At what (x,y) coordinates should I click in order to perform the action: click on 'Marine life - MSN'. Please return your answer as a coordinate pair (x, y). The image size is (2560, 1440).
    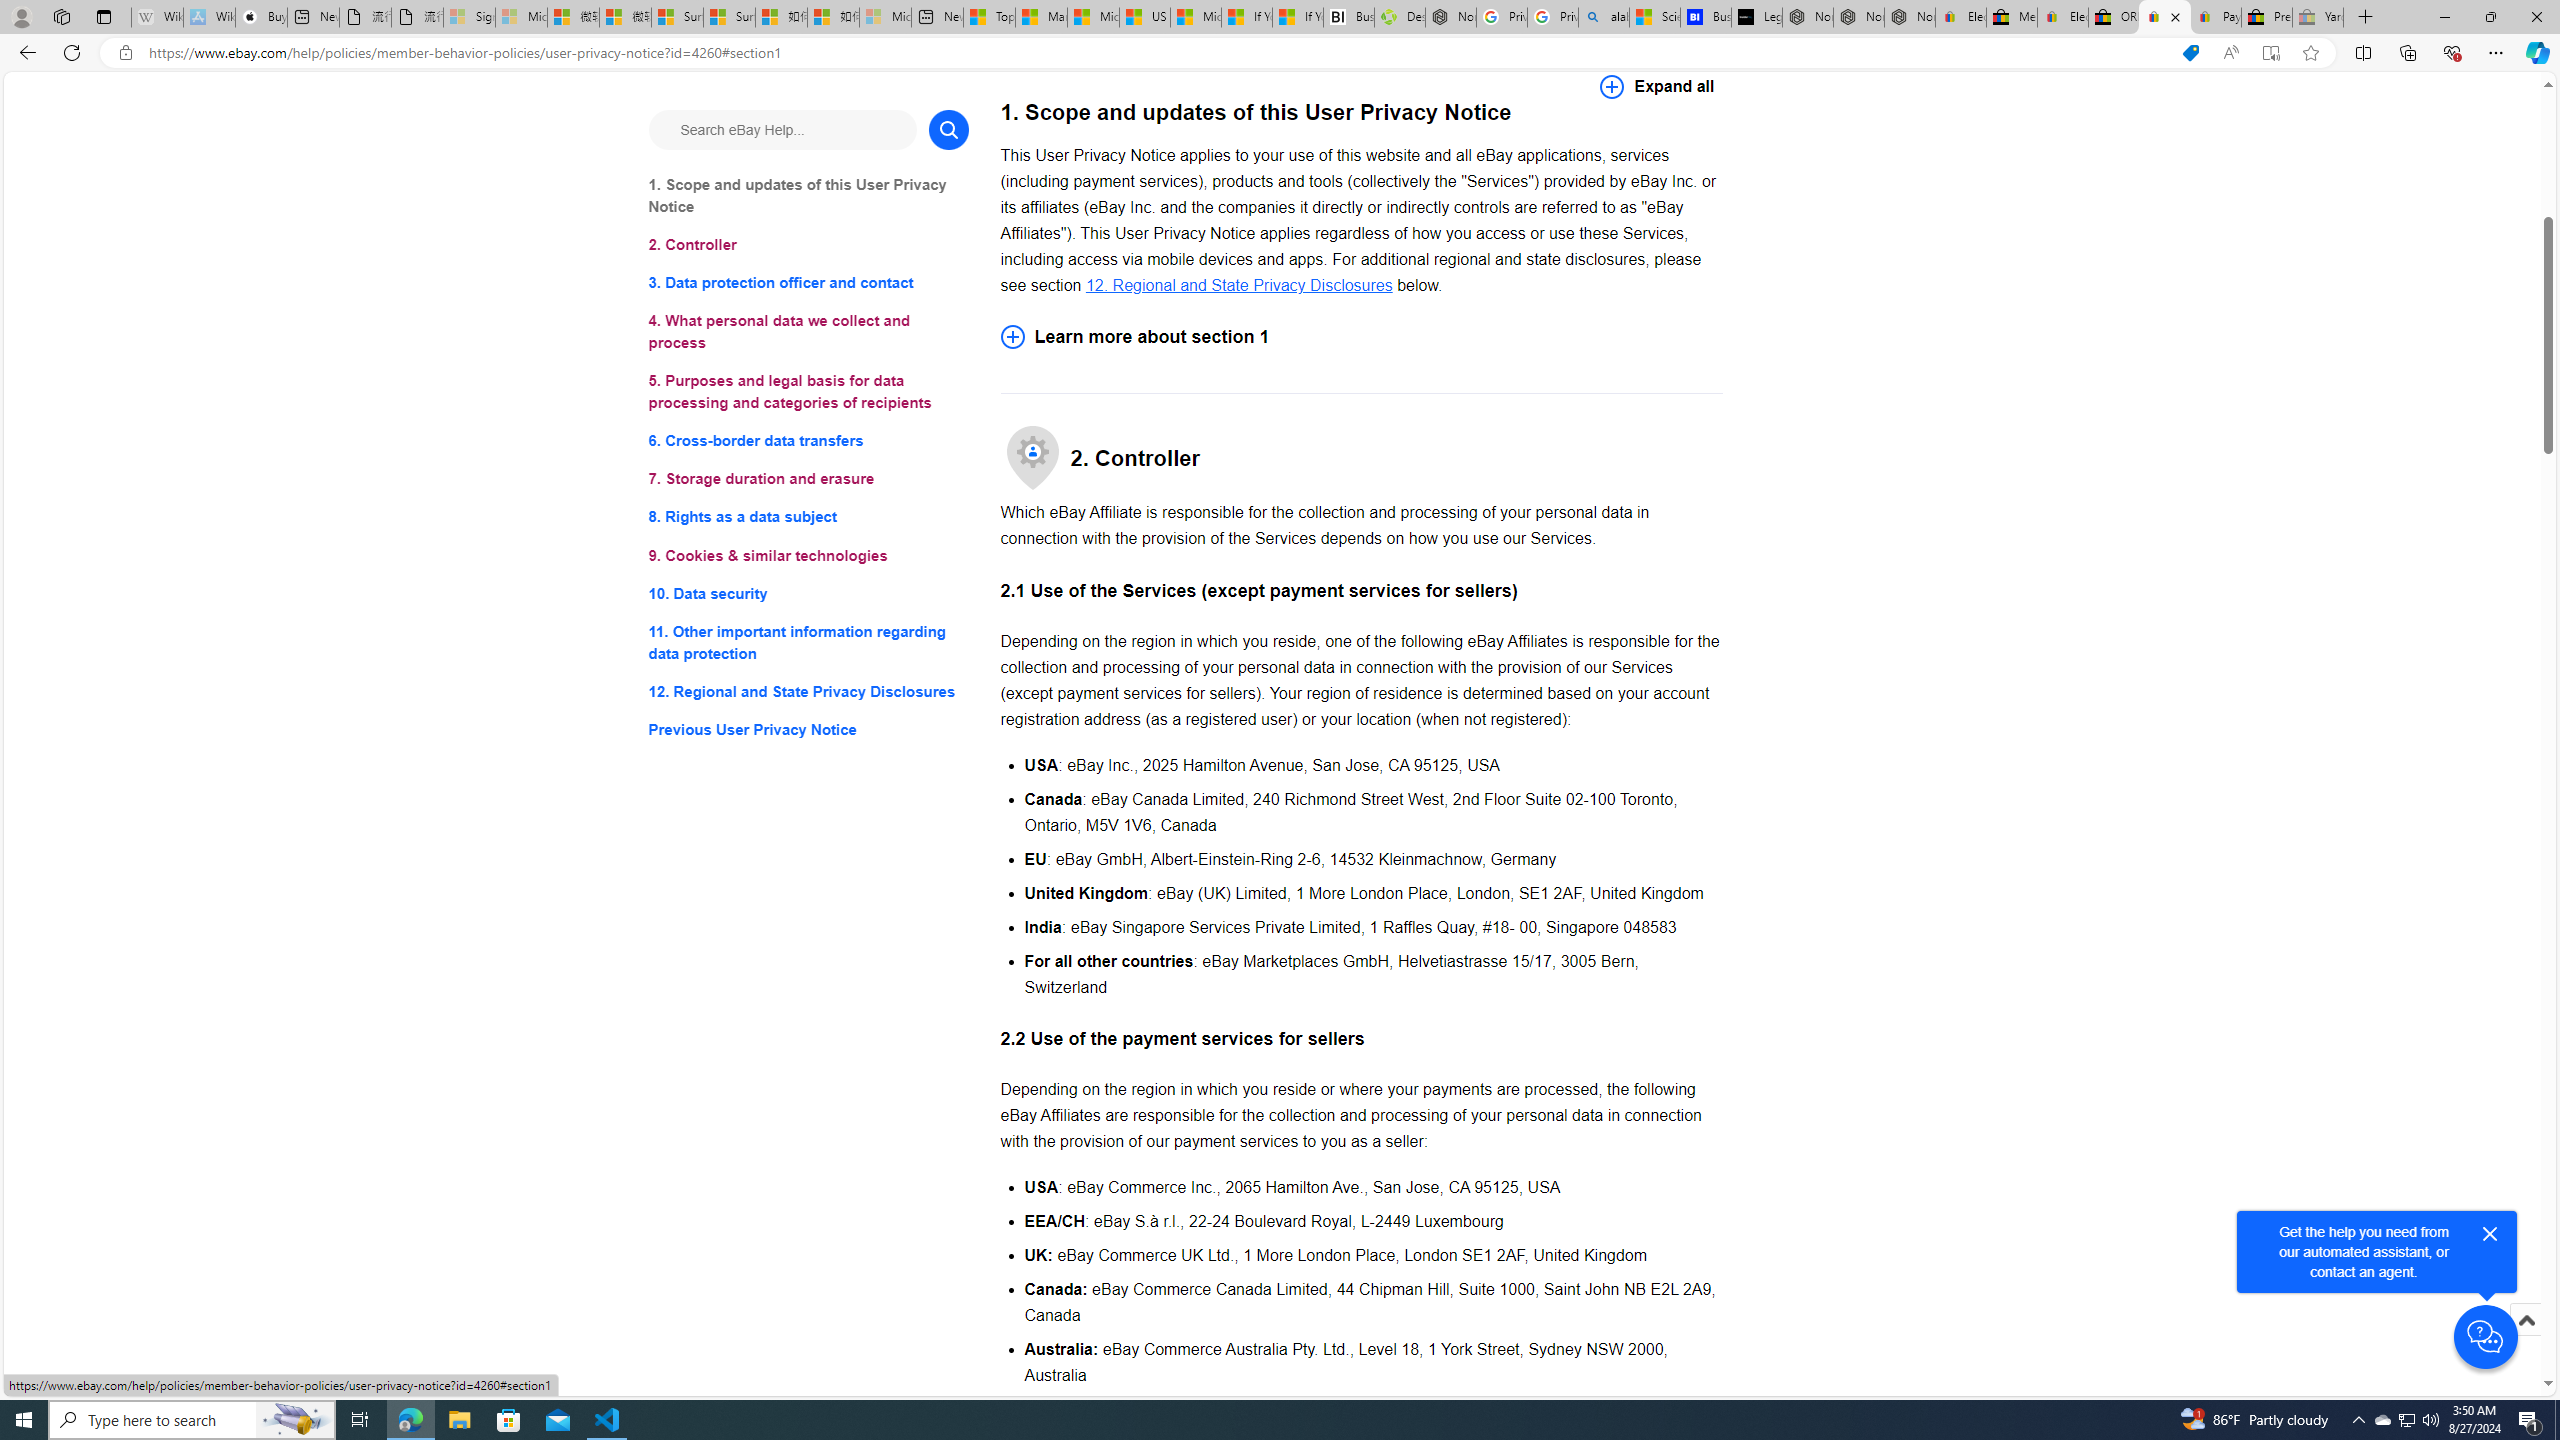
    Looking at the image, I should click on (1039, 16).